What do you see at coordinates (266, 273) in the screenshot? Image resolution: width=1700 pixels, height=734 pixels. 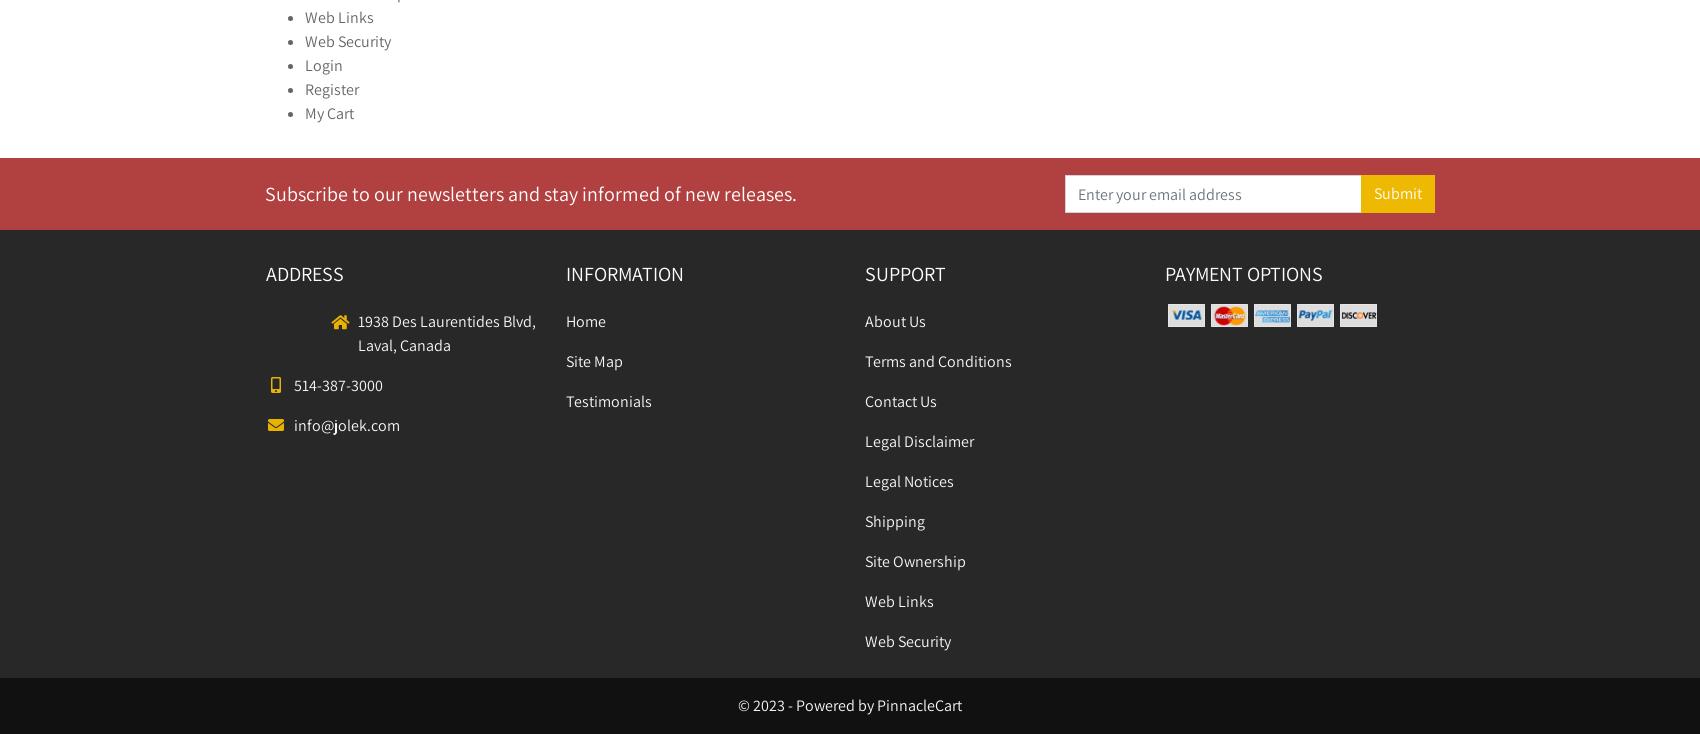 I see `'Address'` at bounding box center [266, 273].